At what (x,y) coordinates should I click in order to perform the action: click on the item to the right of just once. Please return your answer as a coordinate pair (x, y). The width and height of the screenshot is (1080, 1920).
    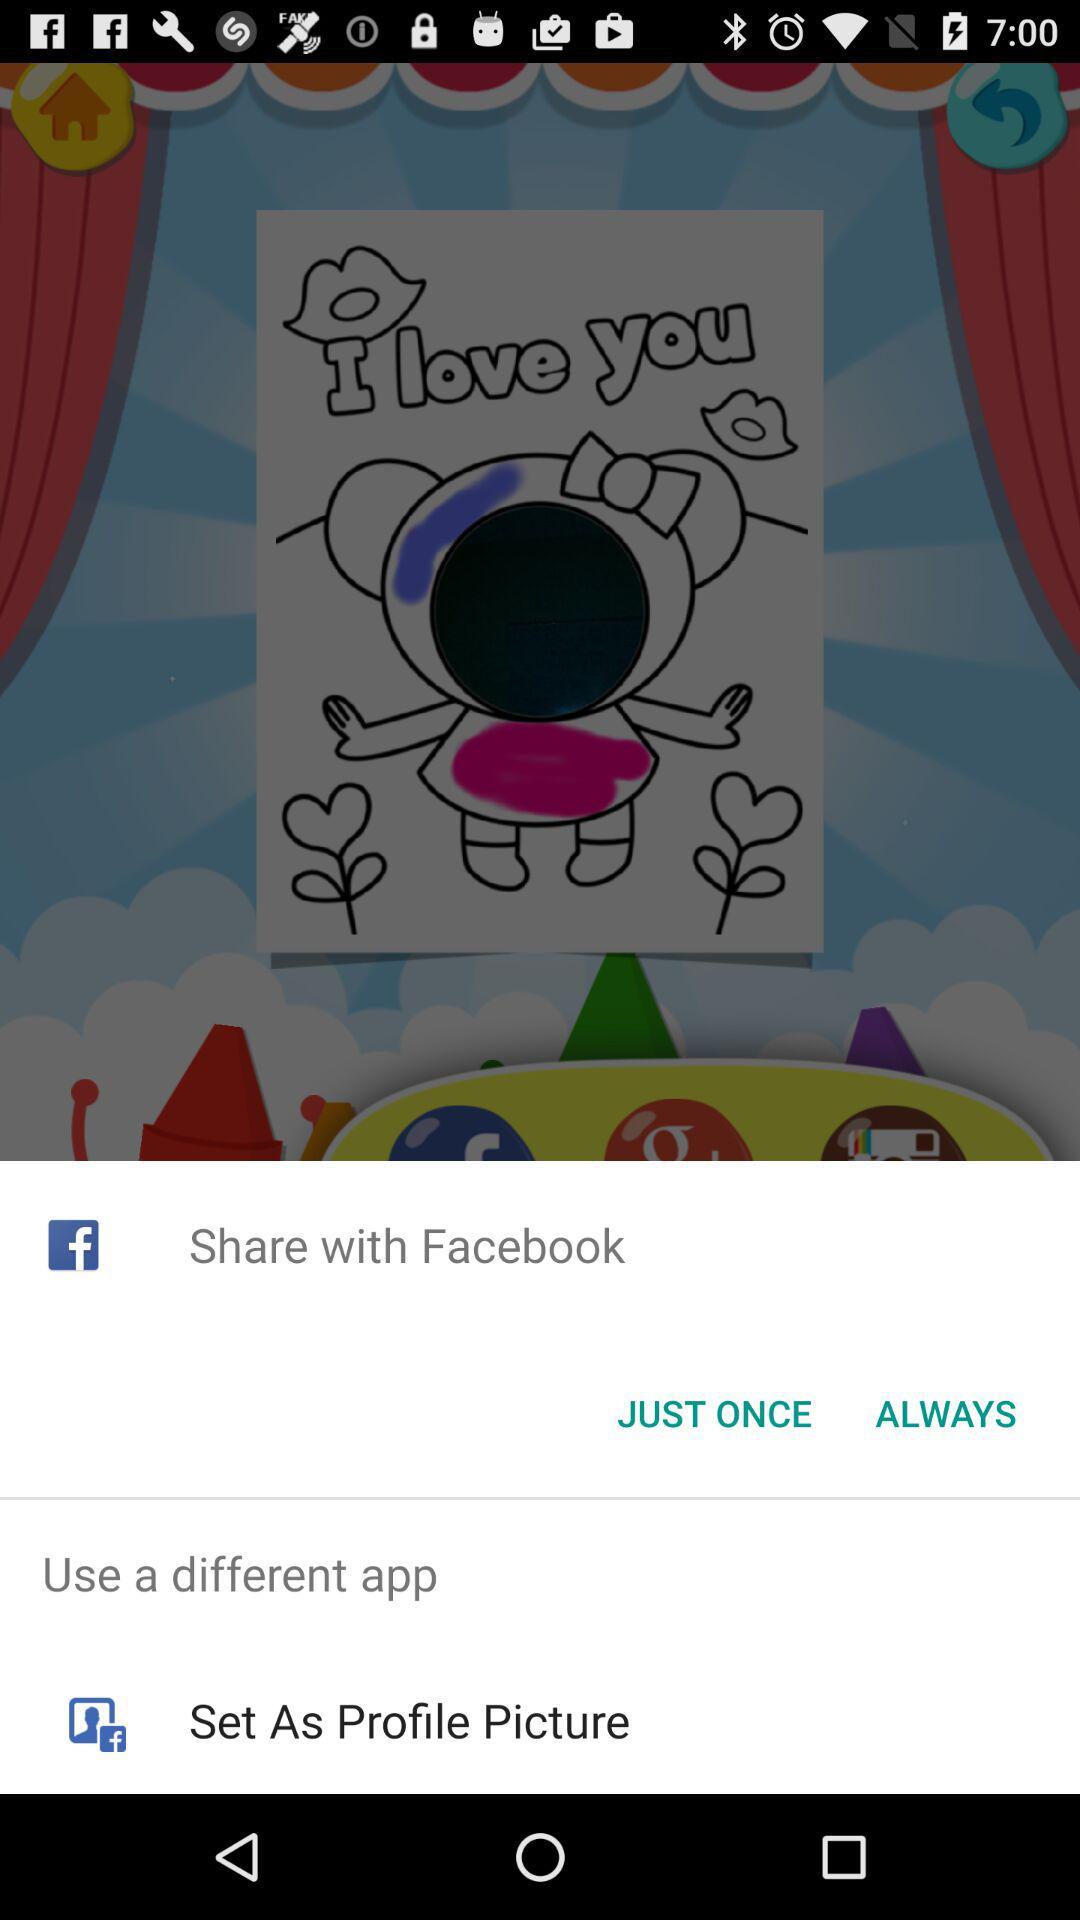
    Looking at the image, I should click on (945, 1411).